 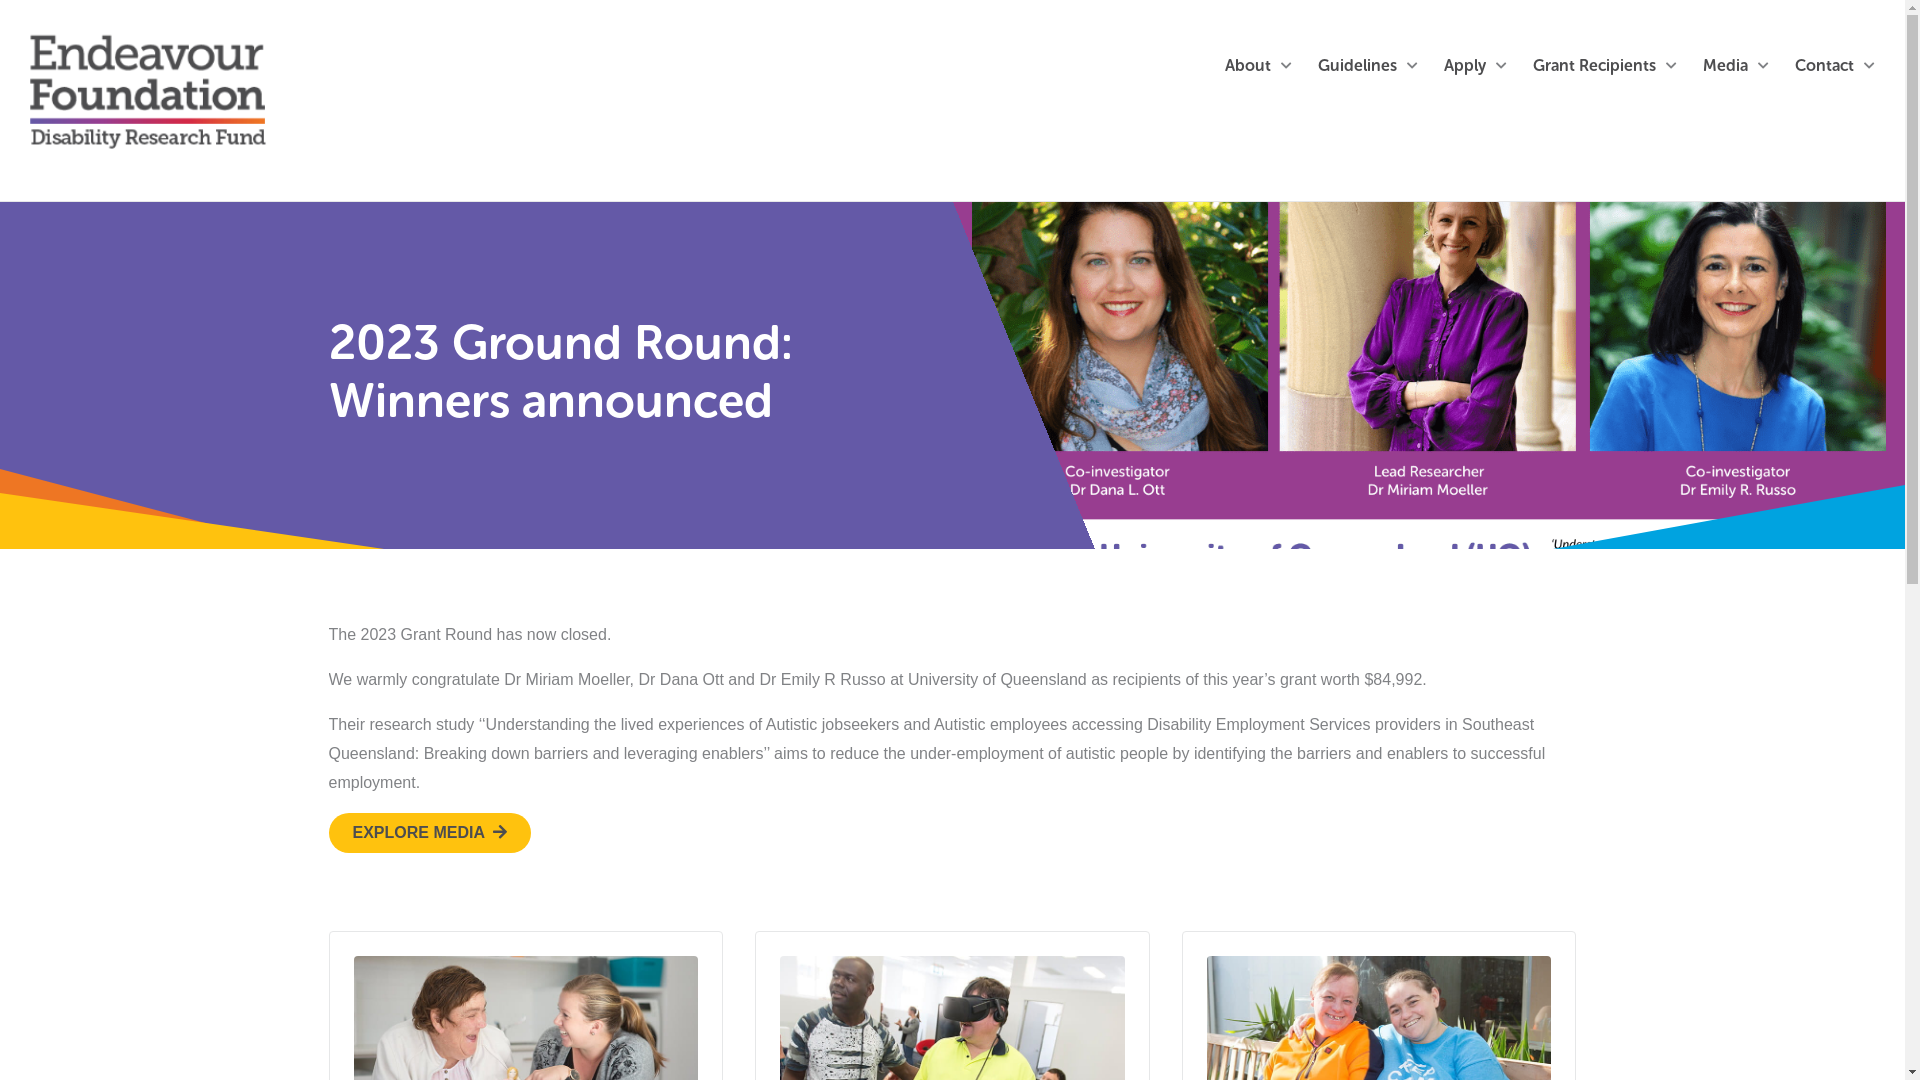 What do you see at coordinates (431, 832) in the screenshot?
I see `'EXPLORE MEDIA'` at bounding box center [431, 832].